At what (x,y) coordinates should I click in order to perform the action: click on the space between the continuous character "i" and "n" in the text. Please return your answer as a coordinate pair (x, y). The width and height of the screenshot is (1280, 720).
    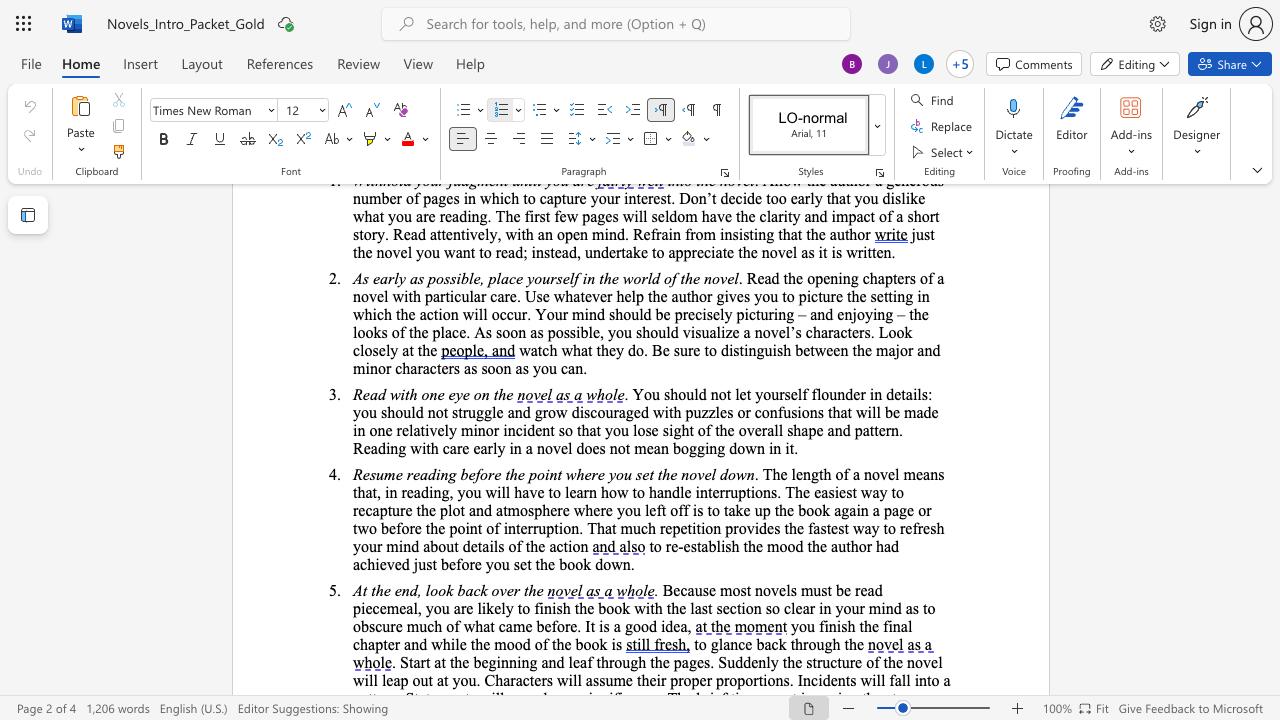
    Looking at the image, I should click on (829, 625).